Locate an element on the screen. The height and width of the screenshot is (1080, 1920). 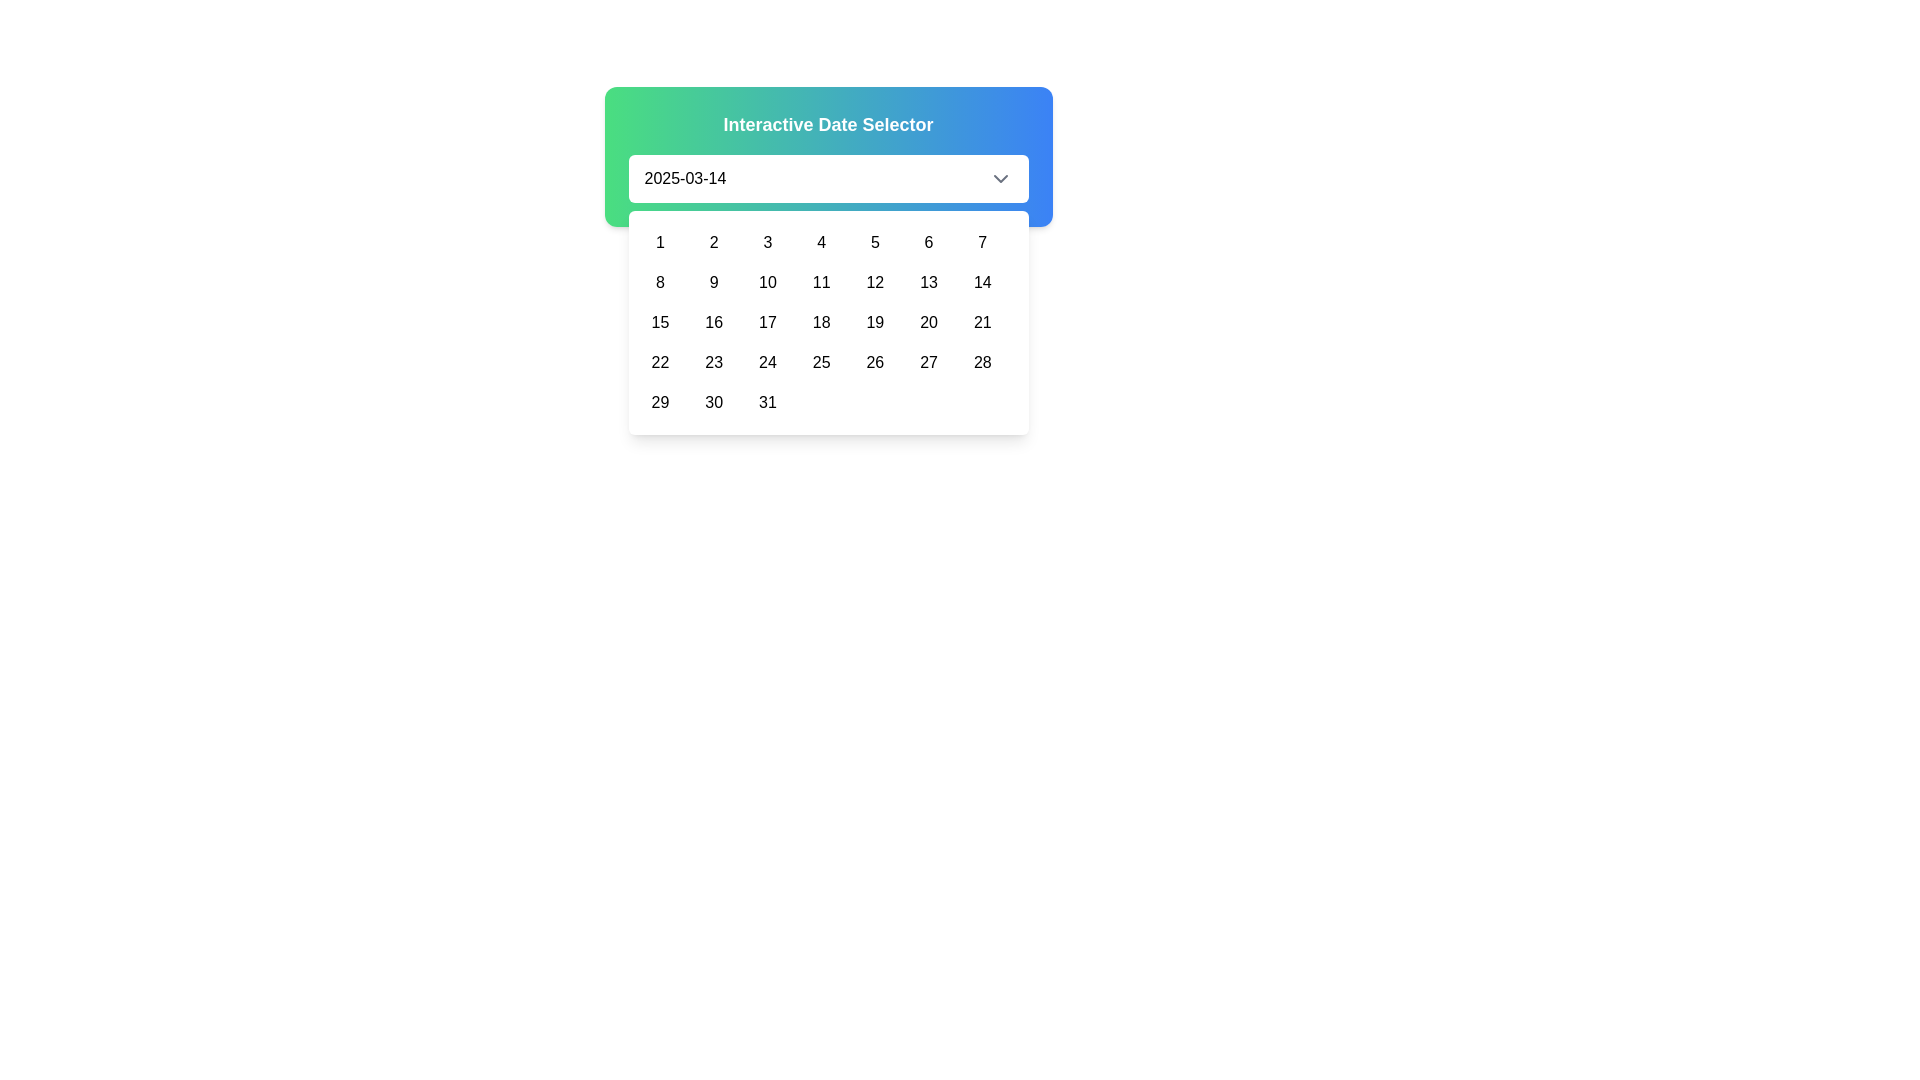
the square button displaying the number '28' located in the bottom-right corner of the calendar grid is located at coordinates (982, 362).